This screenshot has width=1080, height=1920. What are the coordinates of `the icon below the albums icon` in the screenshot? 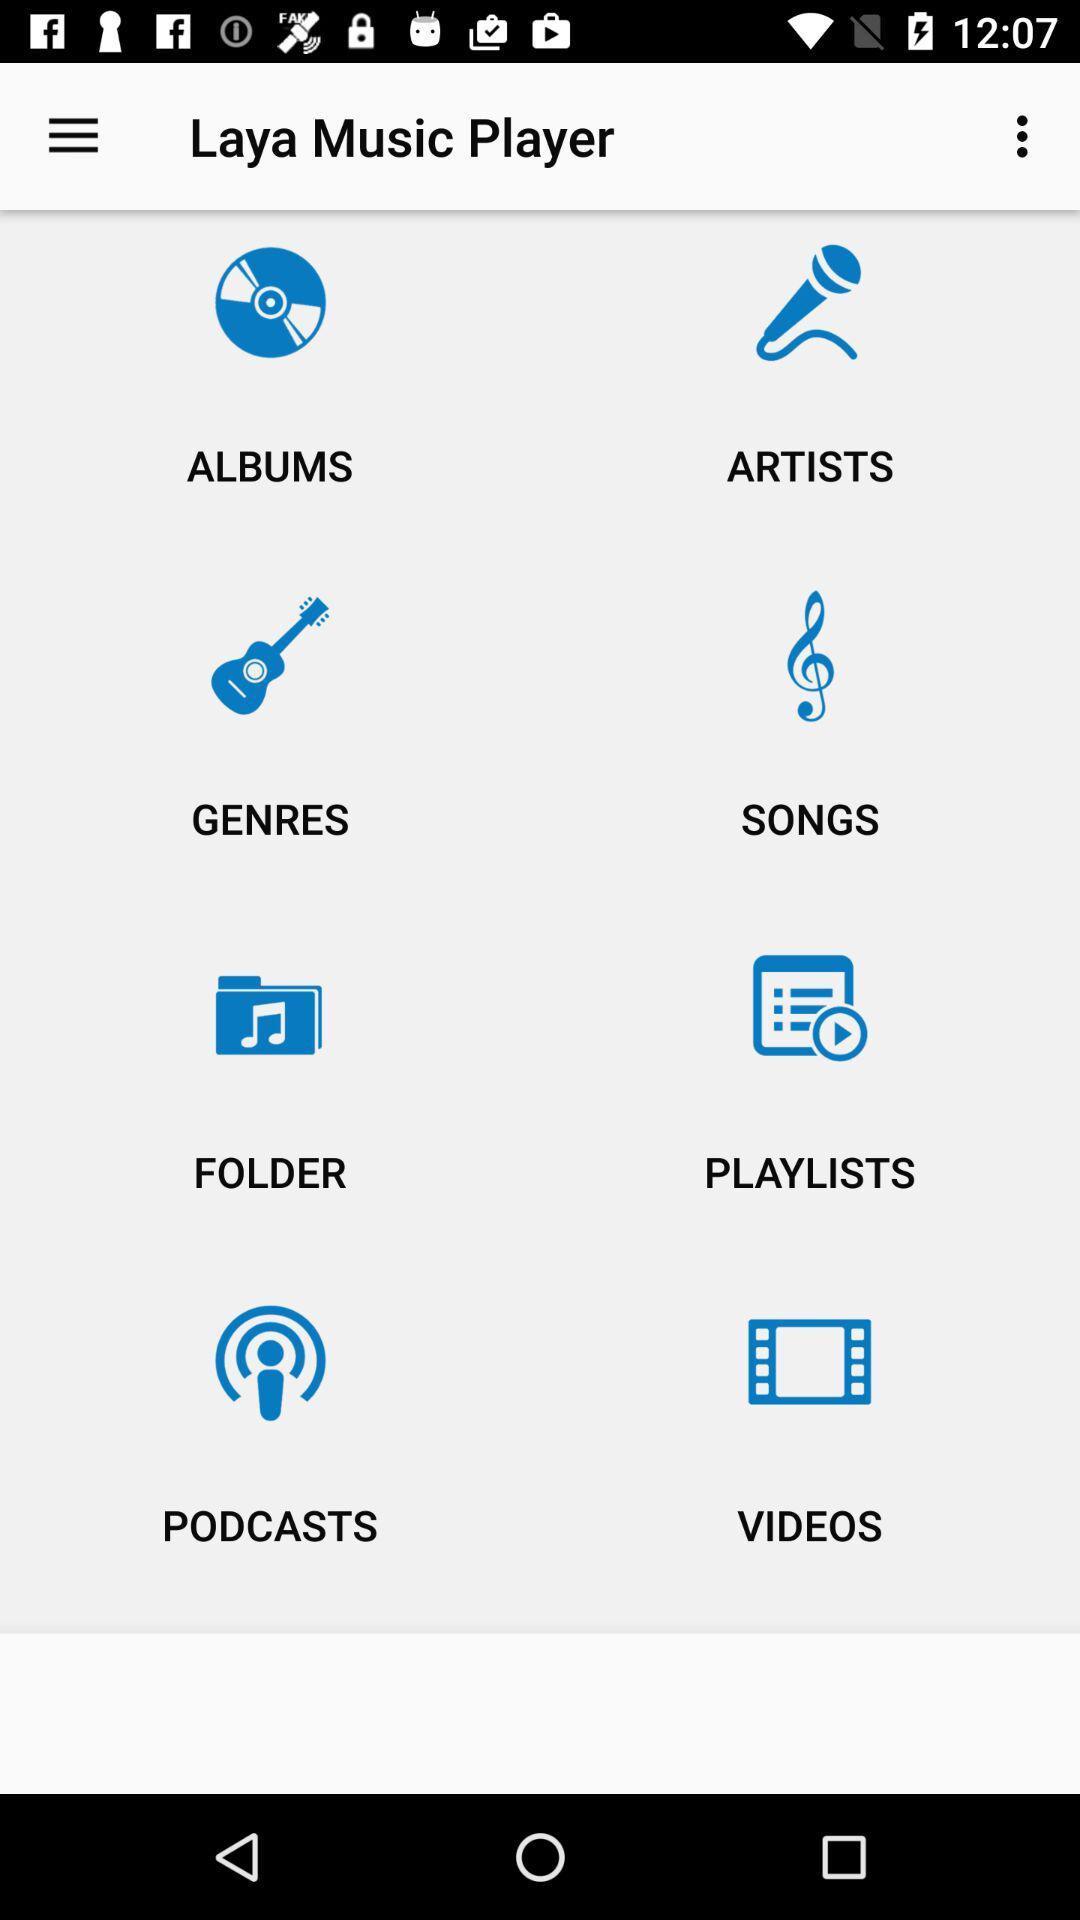 It's located at (270, 744).